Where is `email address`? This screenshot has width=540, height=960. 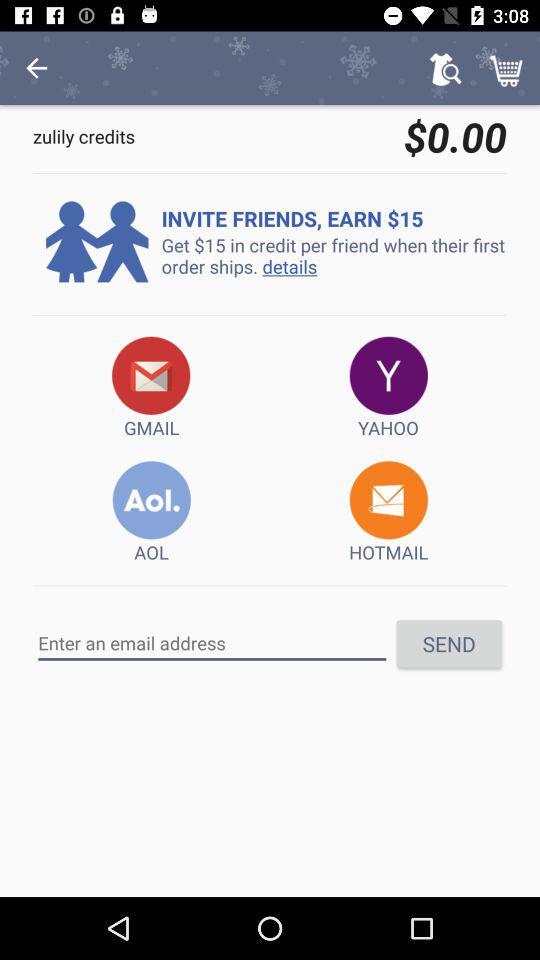 email address is located at coordinates (211, 642).